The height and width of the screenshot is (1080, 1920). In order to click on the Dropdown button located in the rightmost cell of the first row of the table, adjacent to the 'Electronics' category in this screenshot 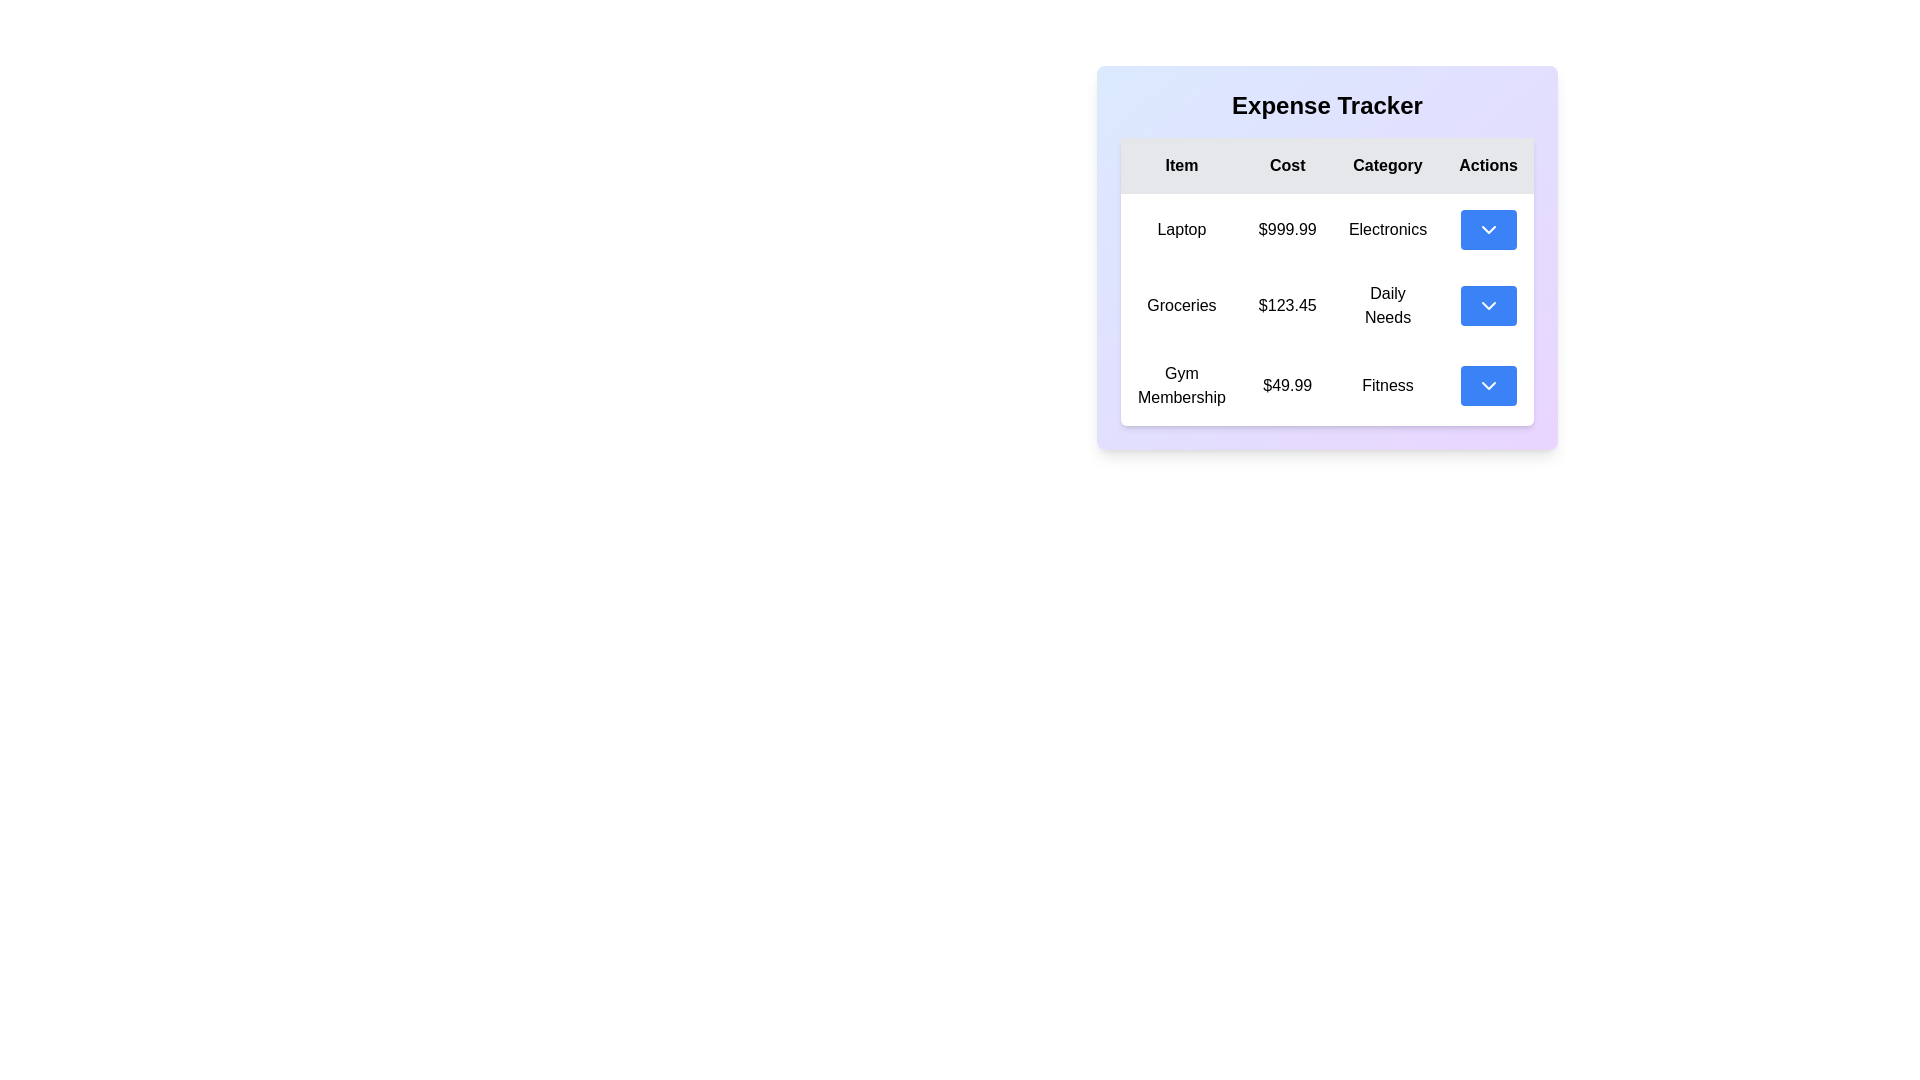, I will do `click(1488, 229)`.